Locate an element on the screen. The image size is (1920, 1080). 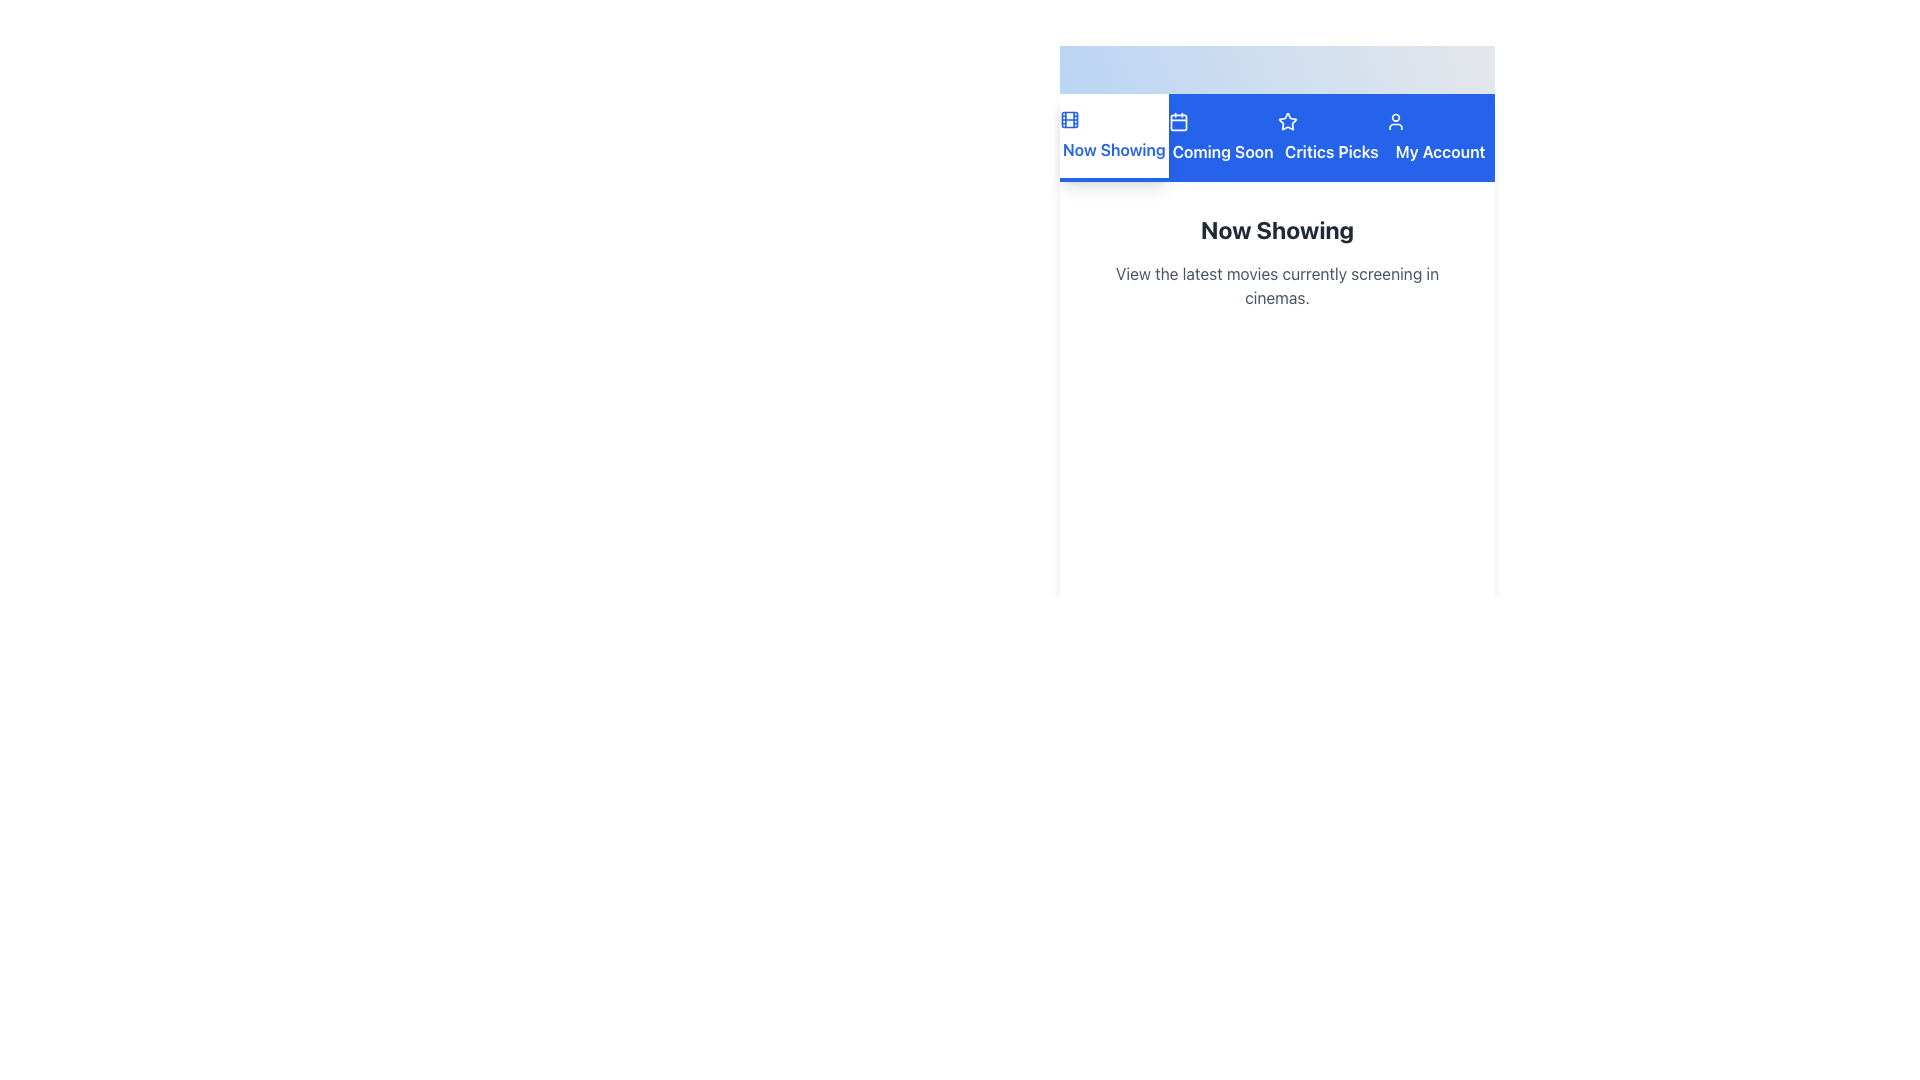
the 'Now Showing' text label in the navigation bar is located at coordinates (1113, 149).